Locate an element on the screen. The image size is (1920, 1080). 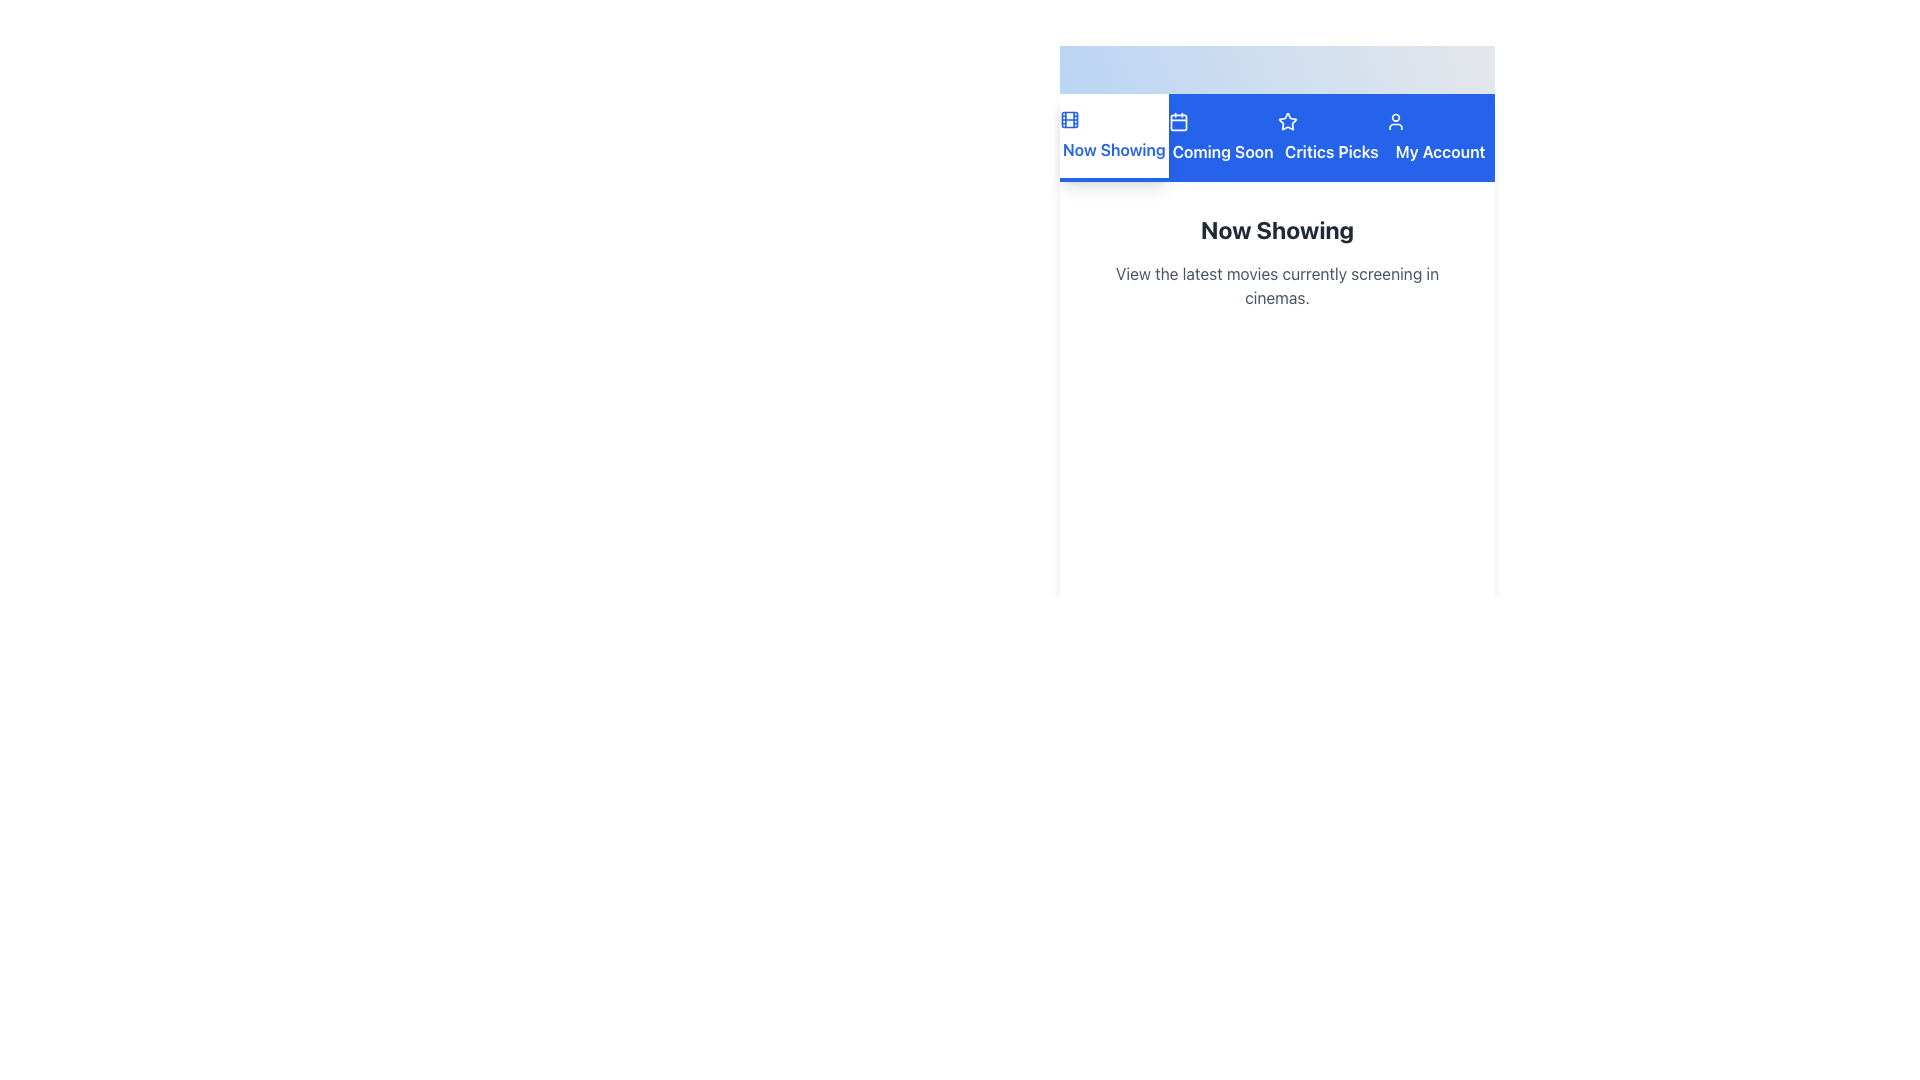
the 'Now Showing' text label in the navigation bar is located at coordinates (1113, 149).